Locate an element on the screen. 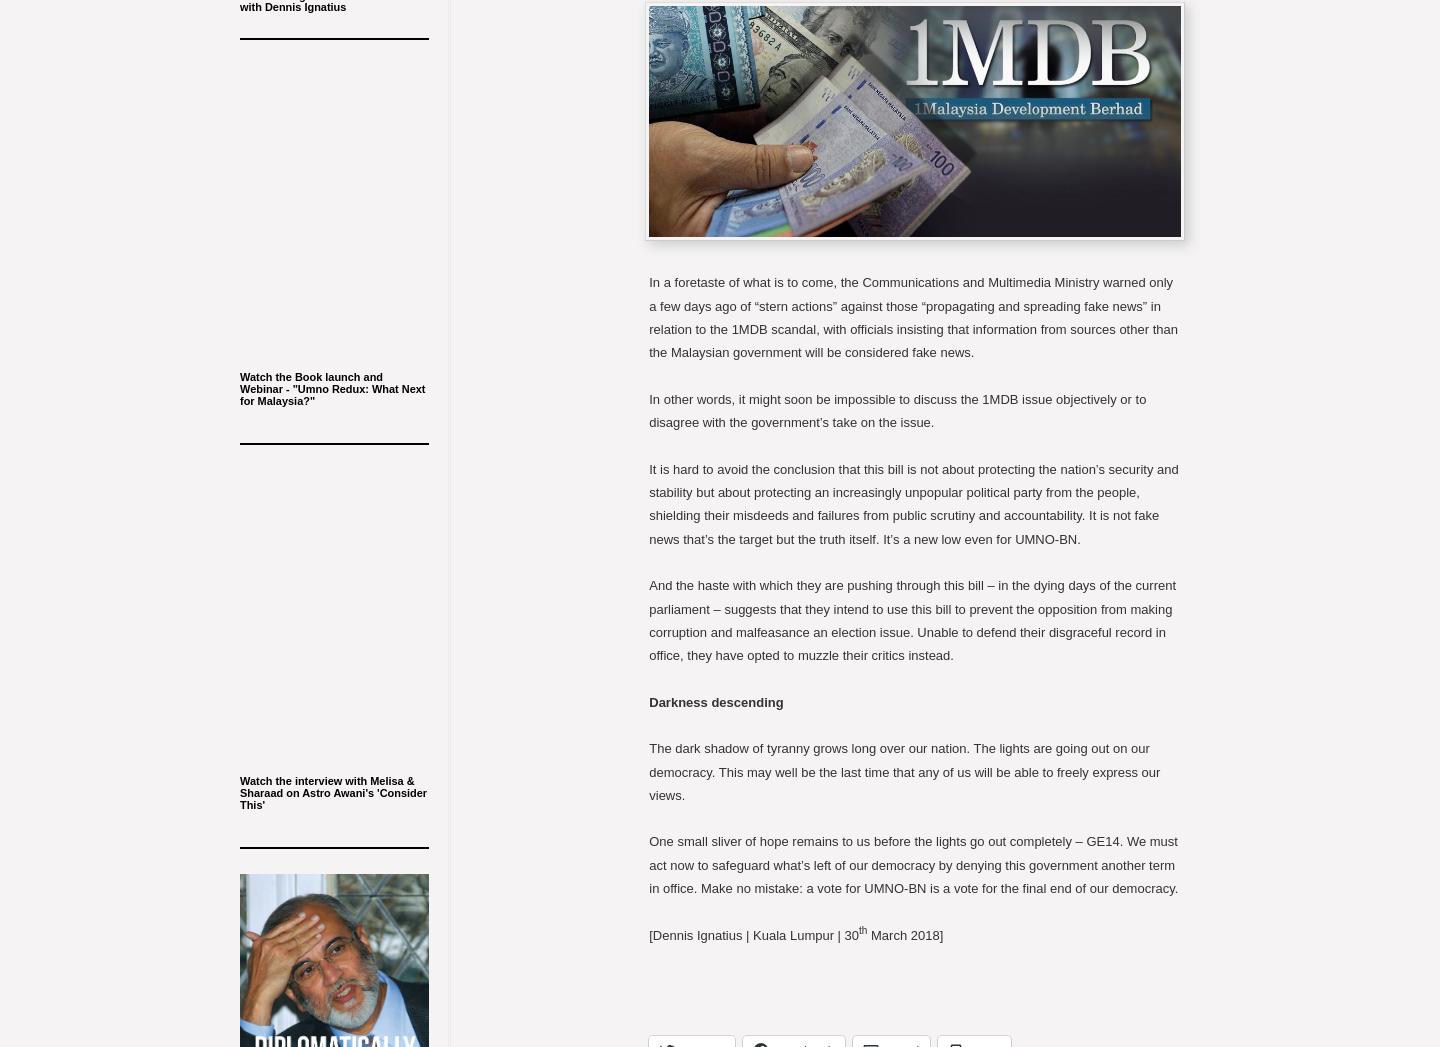  'Watch the interview with Melisa & Sharaad on Astro Awani's 'Consider This'' is located at coordinates (333, 791).